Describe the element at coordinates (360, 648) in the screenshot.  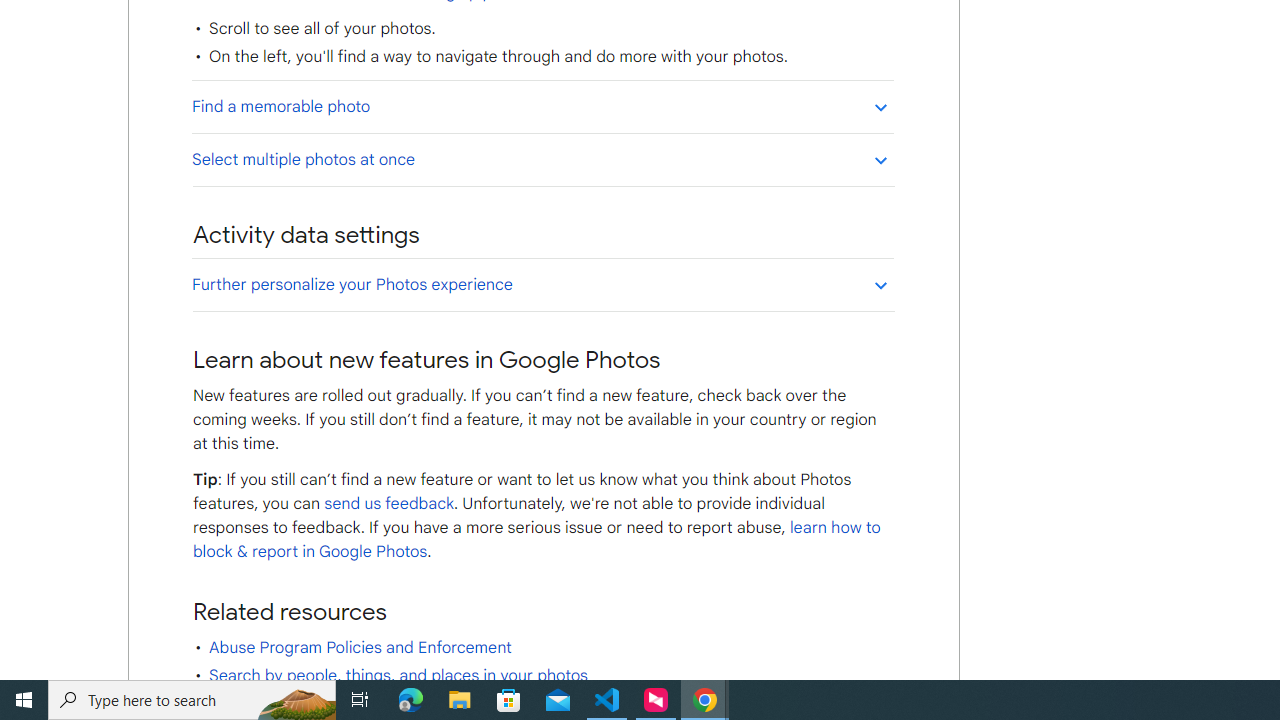
I see `'Abuse Program Policies and Enforcement'` at that location.